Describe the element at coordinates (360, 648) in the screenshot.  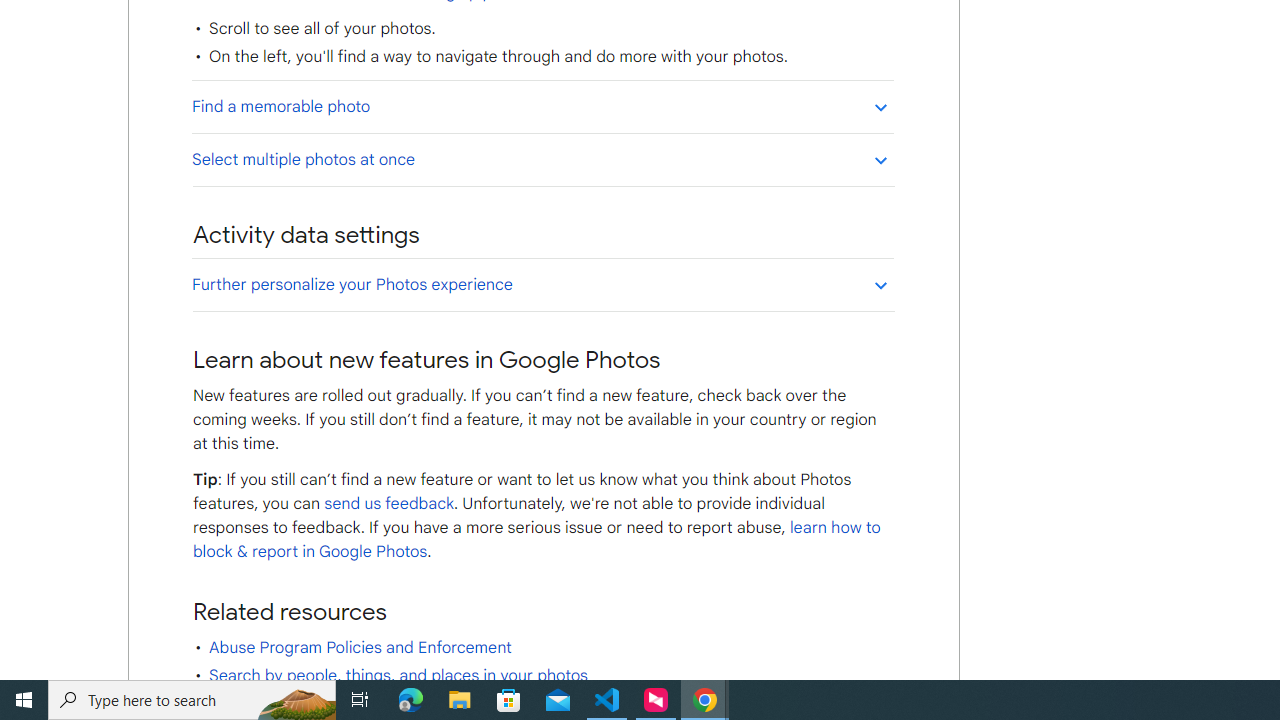
I see `'Abuse Program Policies and Enforcement'` at that location.